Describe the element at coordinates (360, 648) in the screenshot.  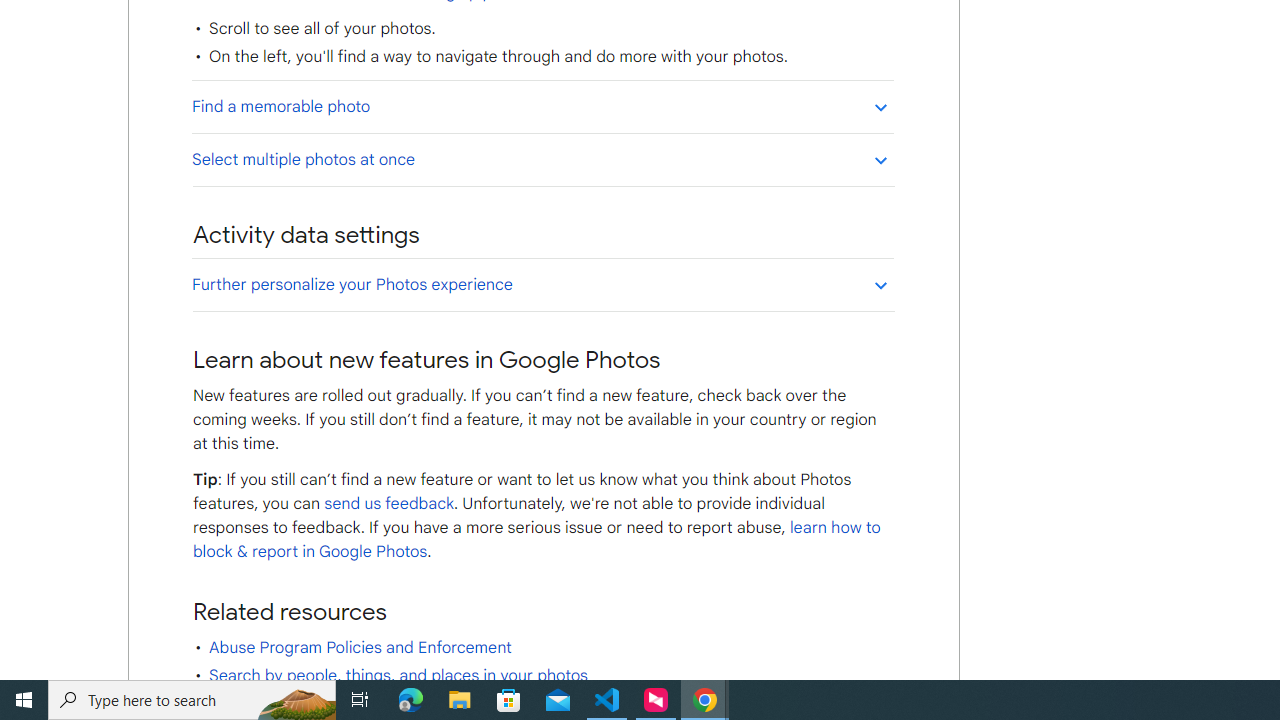
I see `'Abuse Program Policies and Enforcement'` at that location.